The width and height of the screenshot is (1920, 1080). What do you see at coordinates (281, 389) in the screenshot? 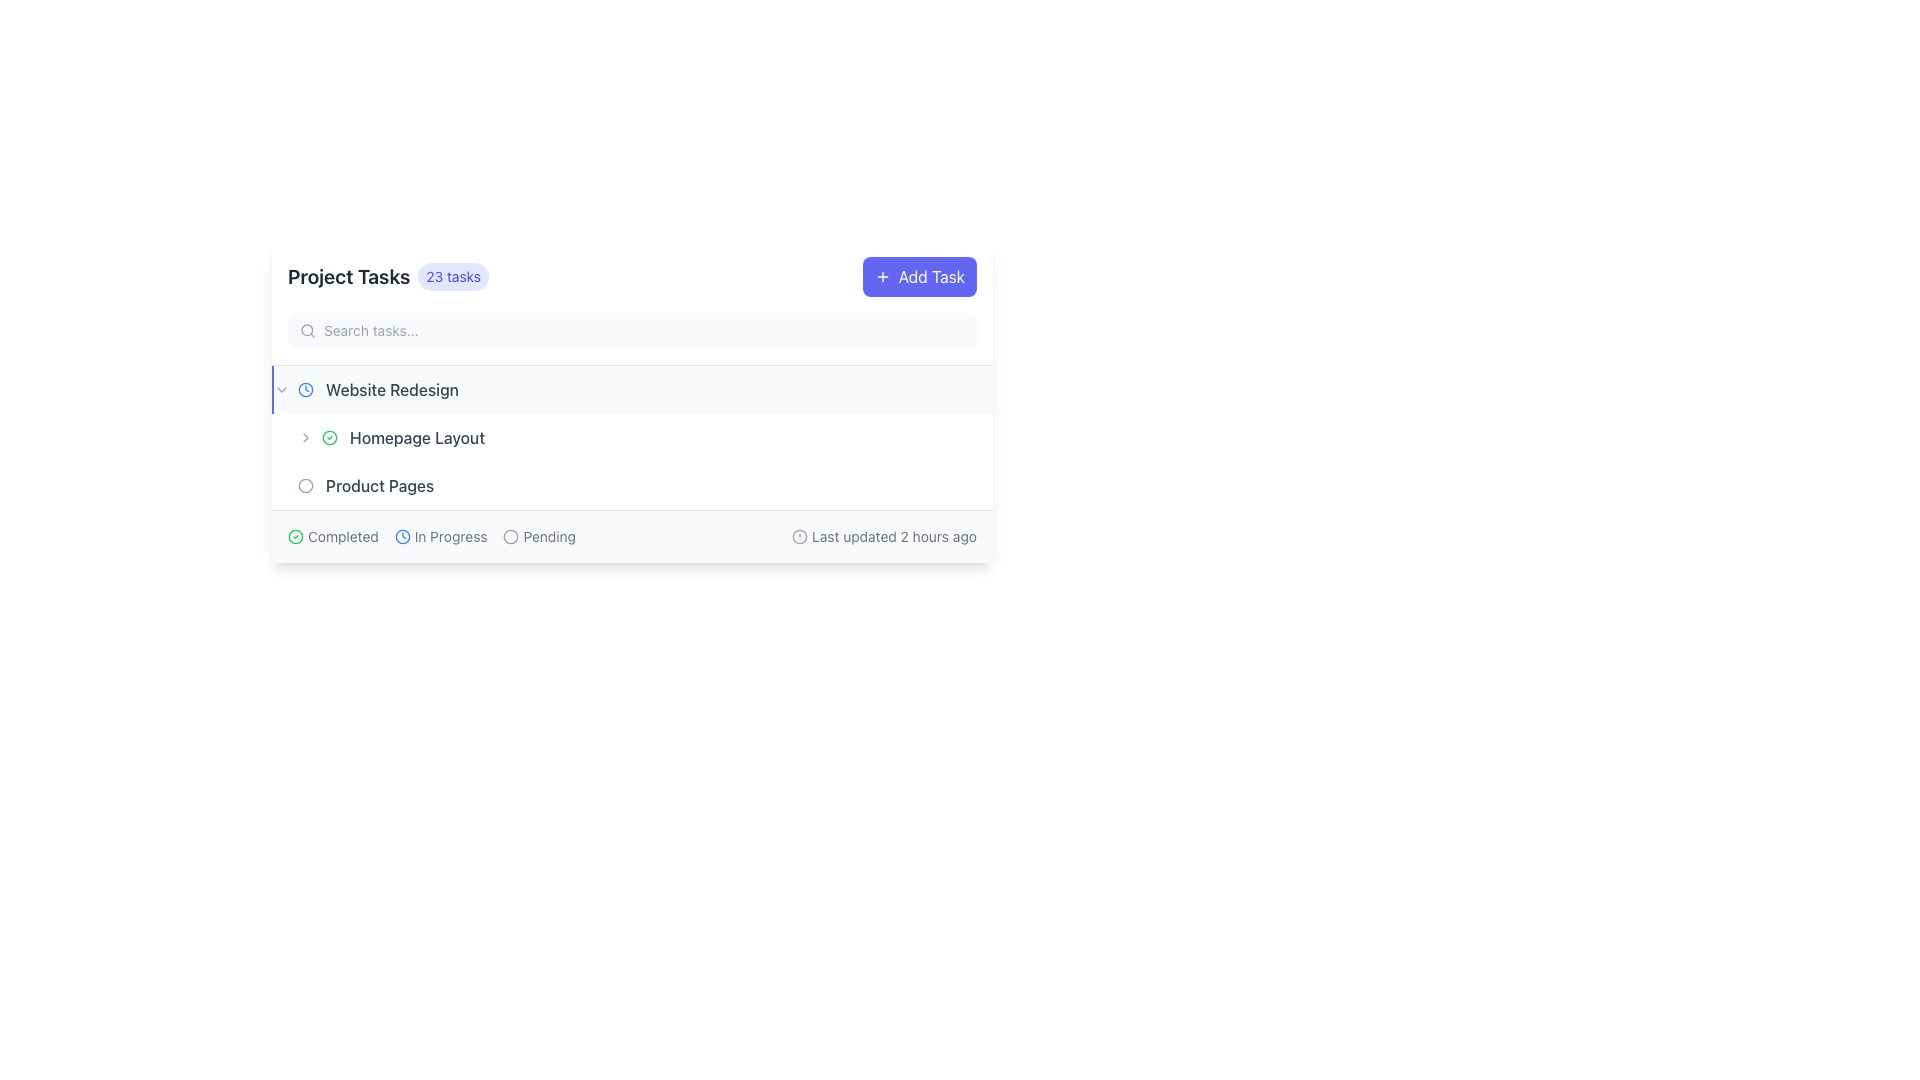
I see `the small, downward-pointing chevron icon` at bounding box center [281, 389].